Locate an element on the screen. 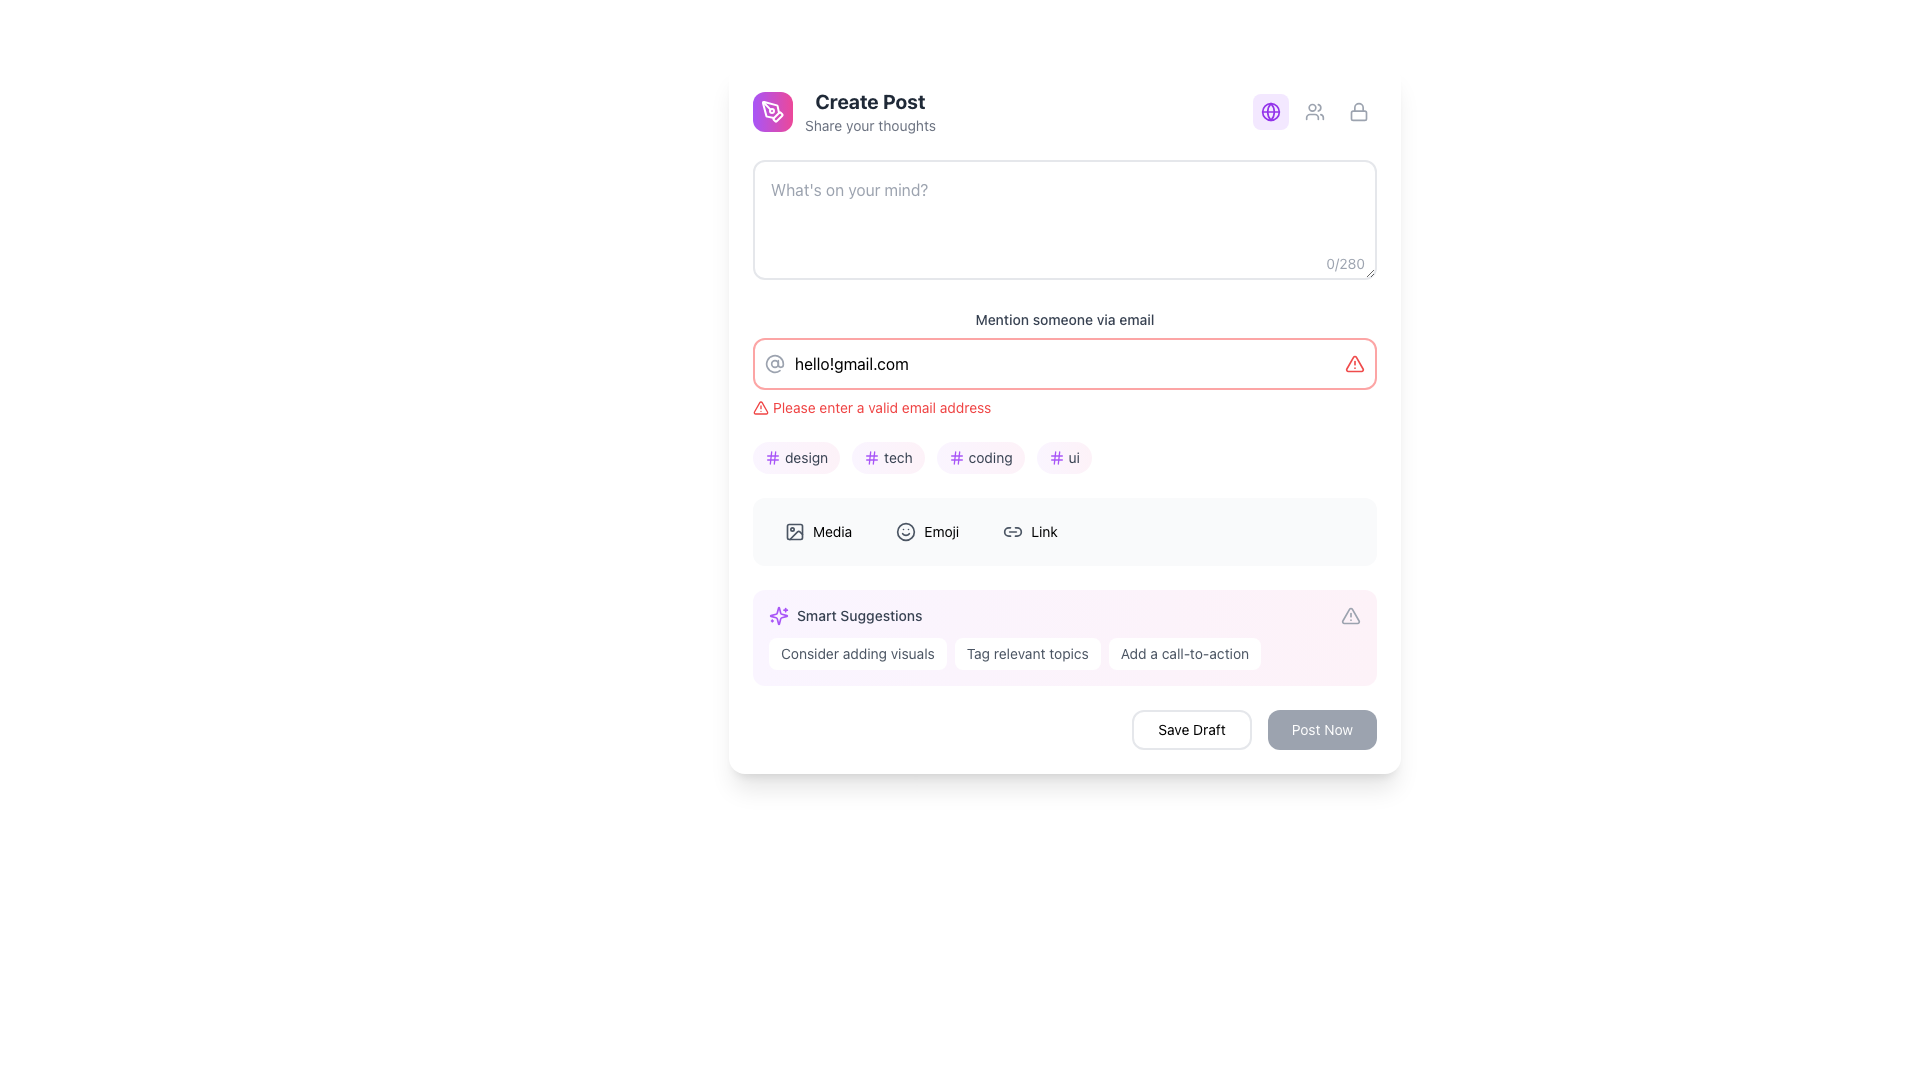 The height and width of the screenshot is (1080, 1920). the first button on the leftmost side of the horizontal row is located at coordinates (818, 531).